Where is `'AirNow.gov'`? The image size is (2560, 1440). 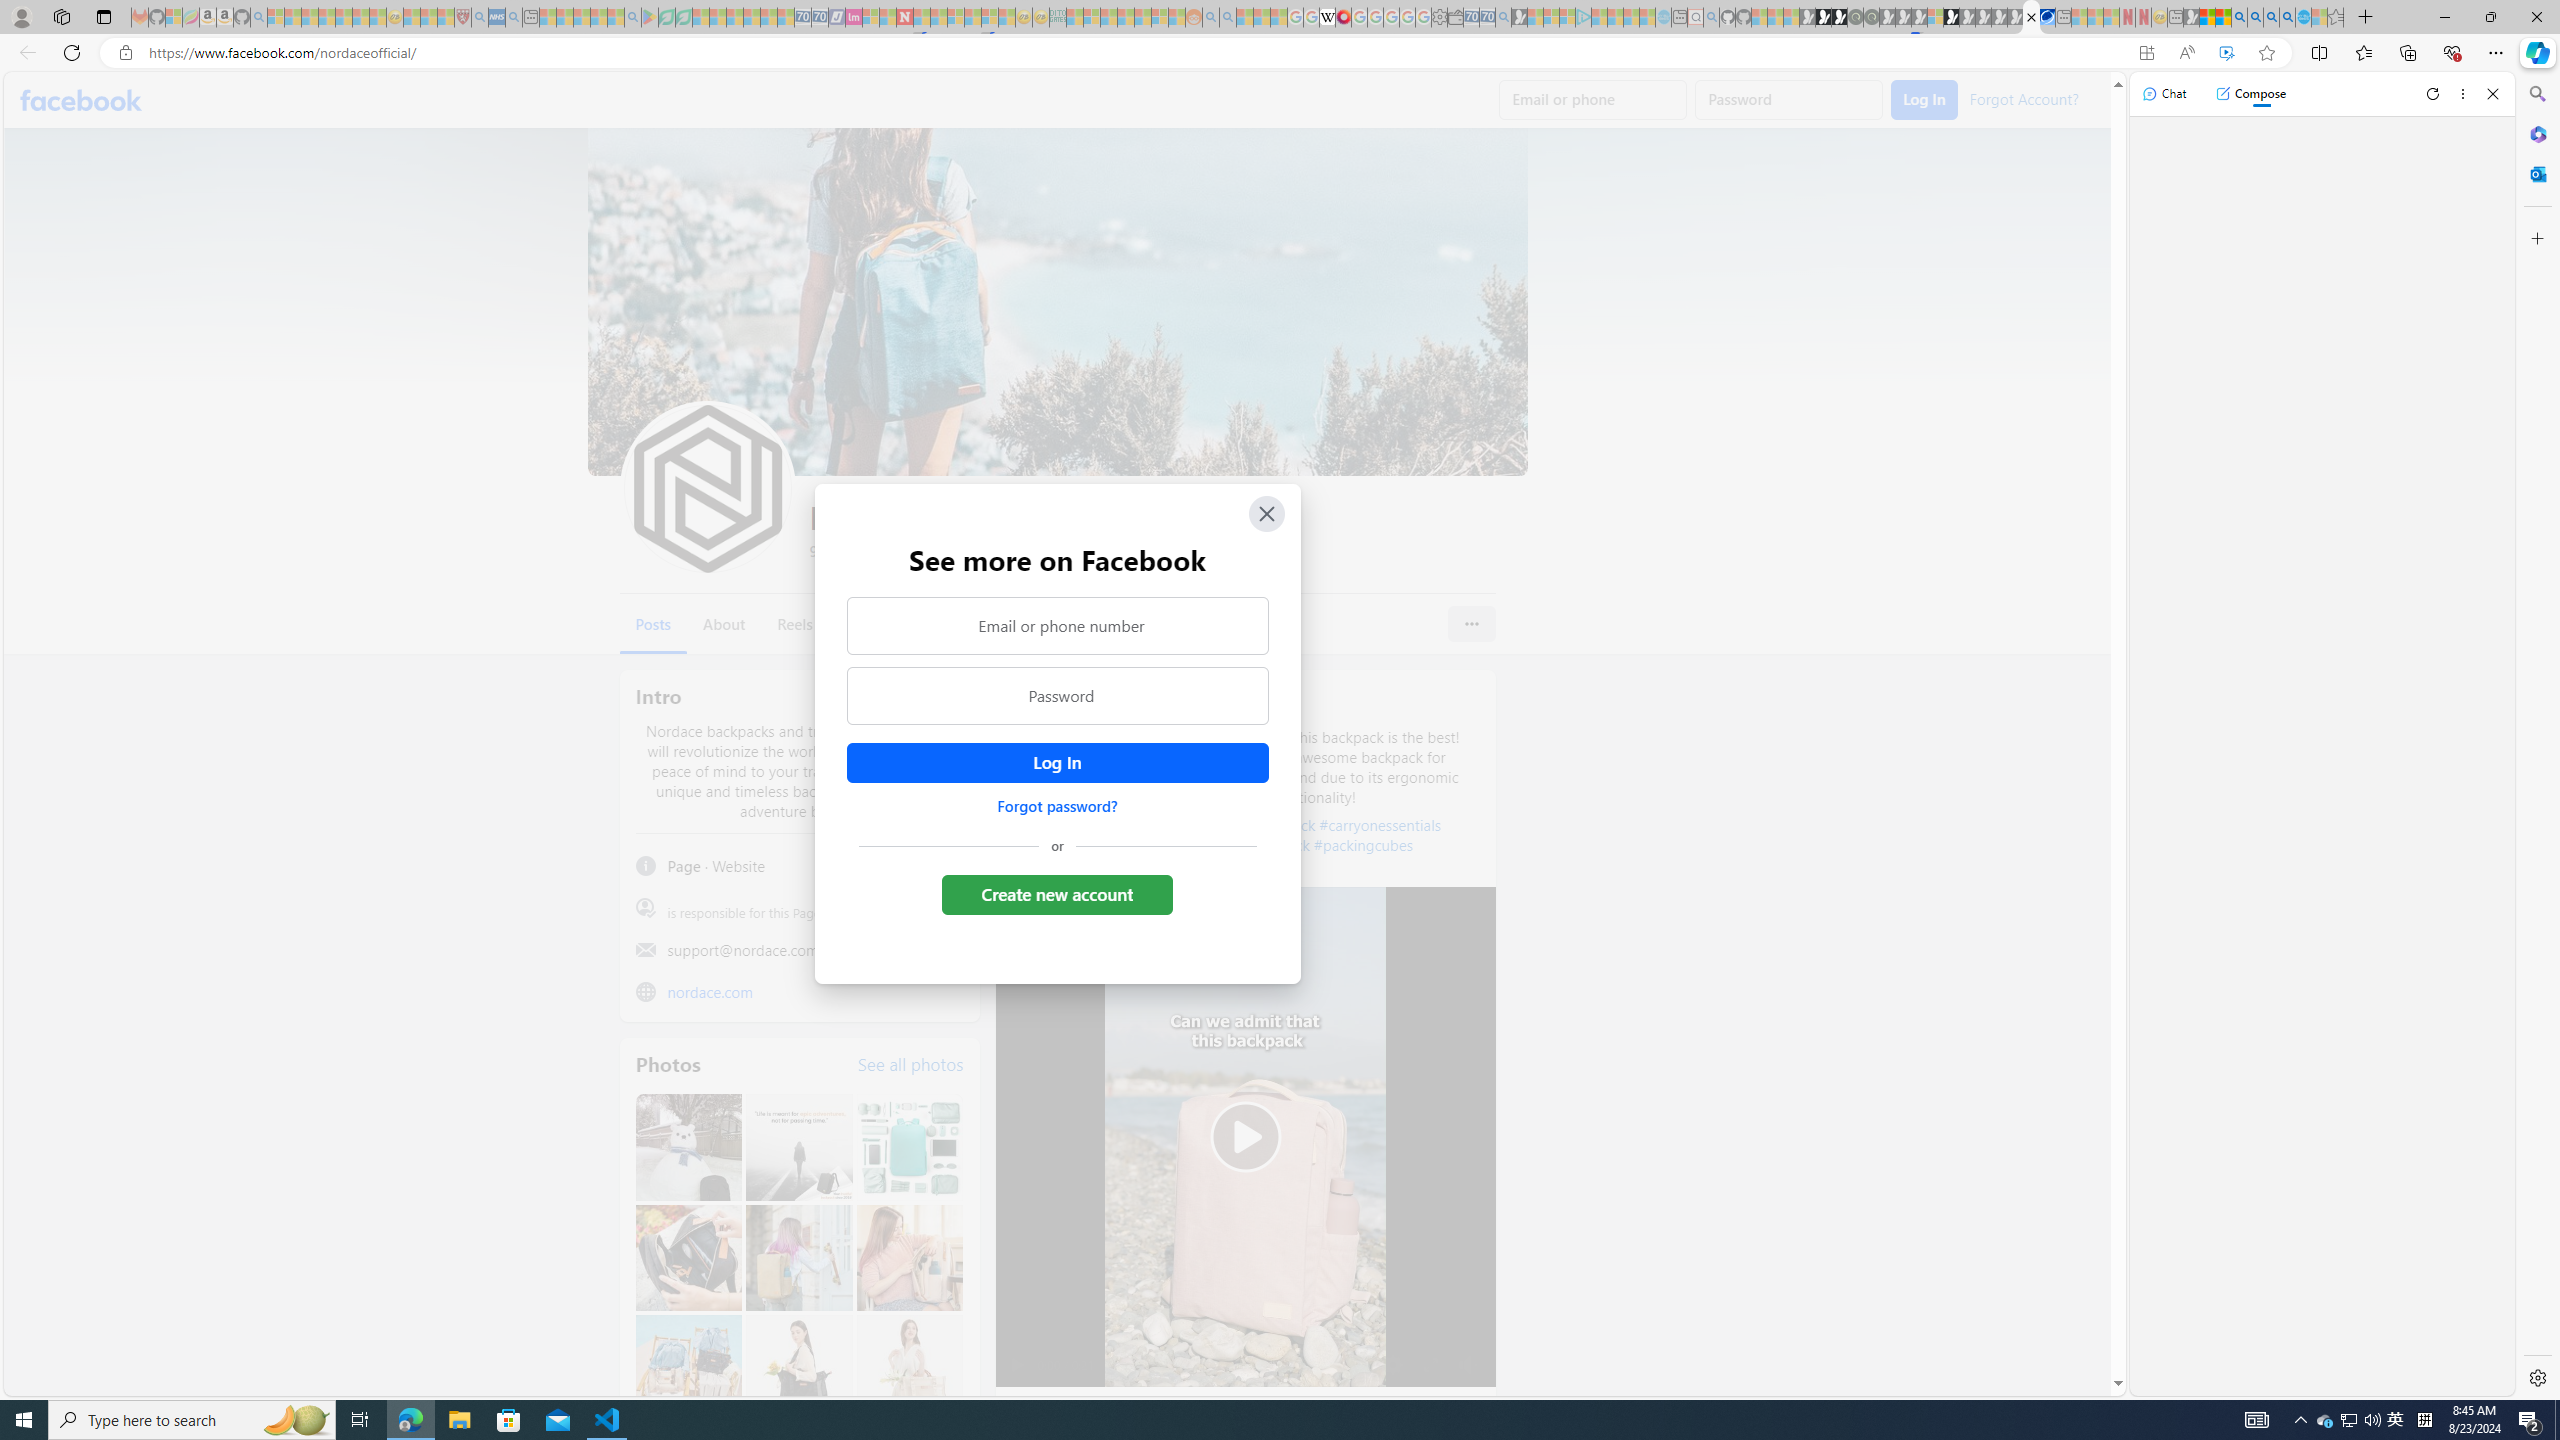
'AirNow.gov' is located at coordinates (2046, 16).